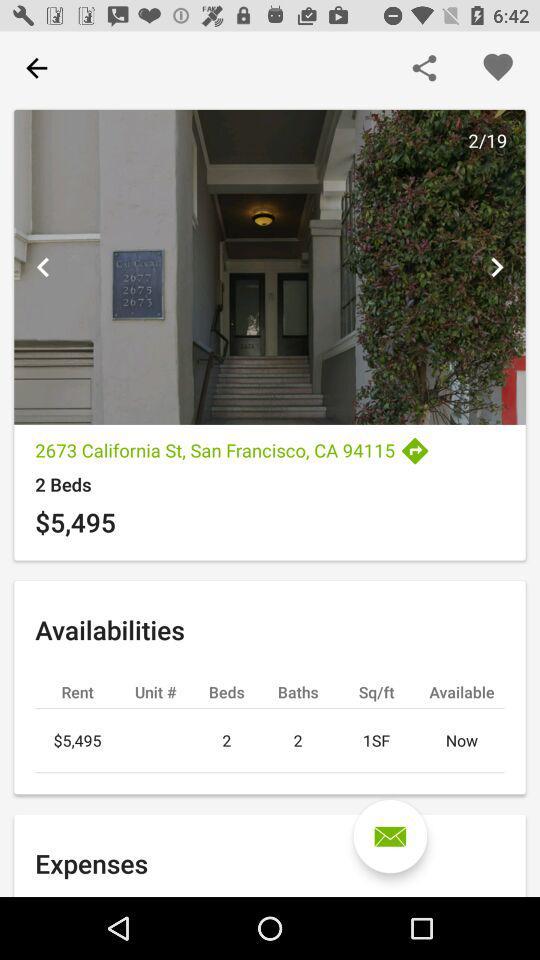 Image resolution: width=540 pixels, height=960 pixels. I want to click on mail somebody, so click(390, 836).